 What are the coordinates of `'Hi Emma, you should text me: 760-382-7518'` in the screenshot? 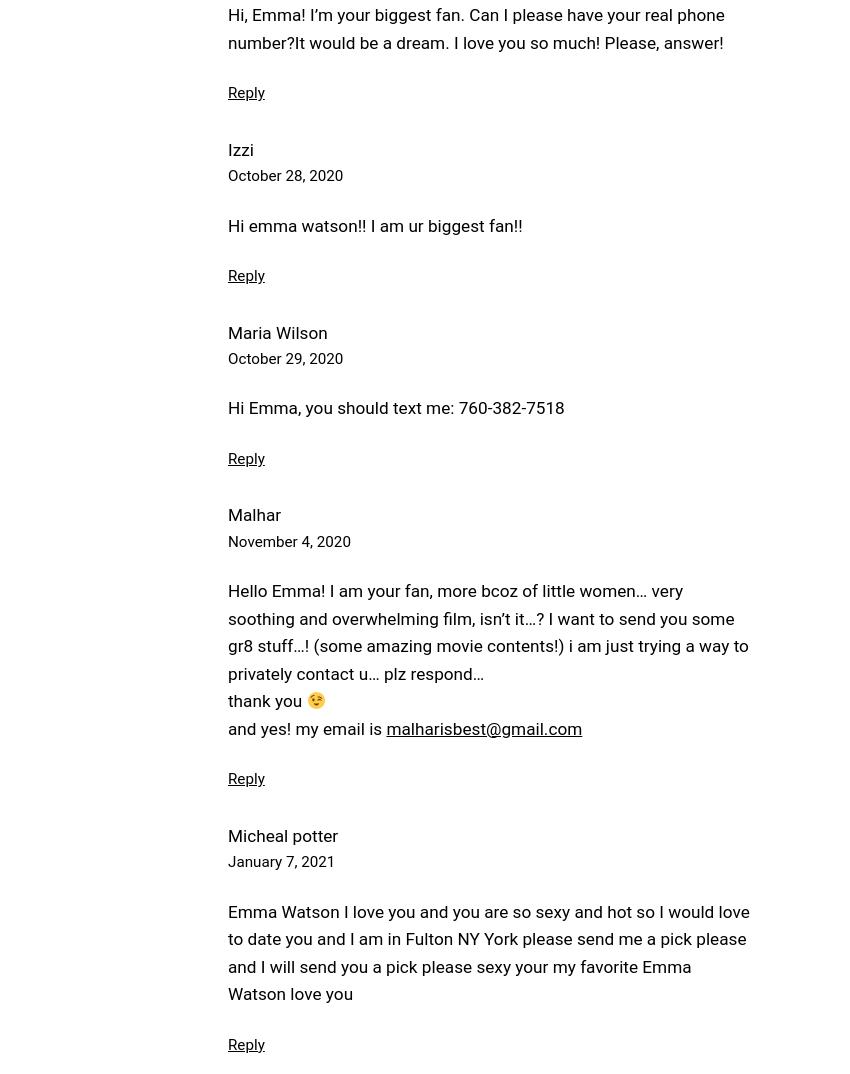 It's located at (396, 408).